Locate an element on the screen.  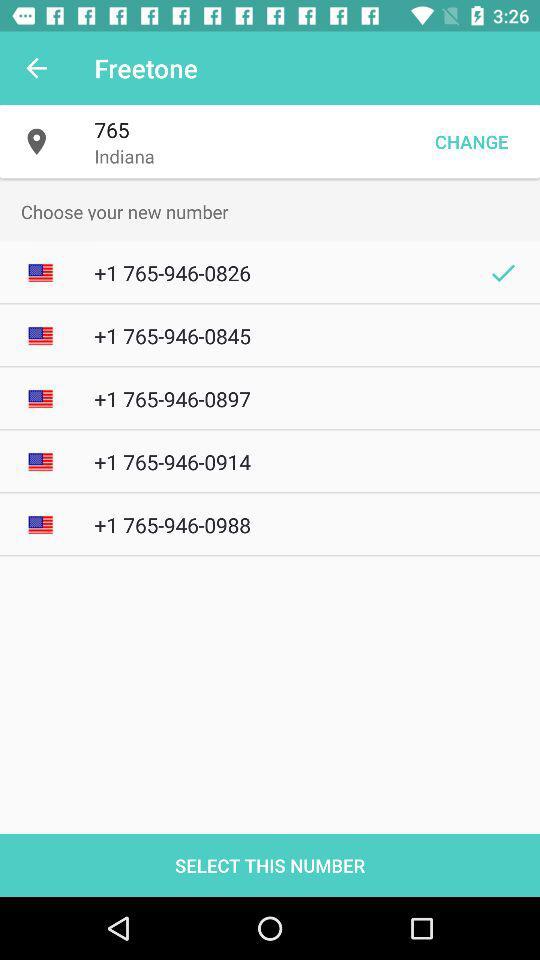
item next to the freetone app is located at coordinates (36, 68).